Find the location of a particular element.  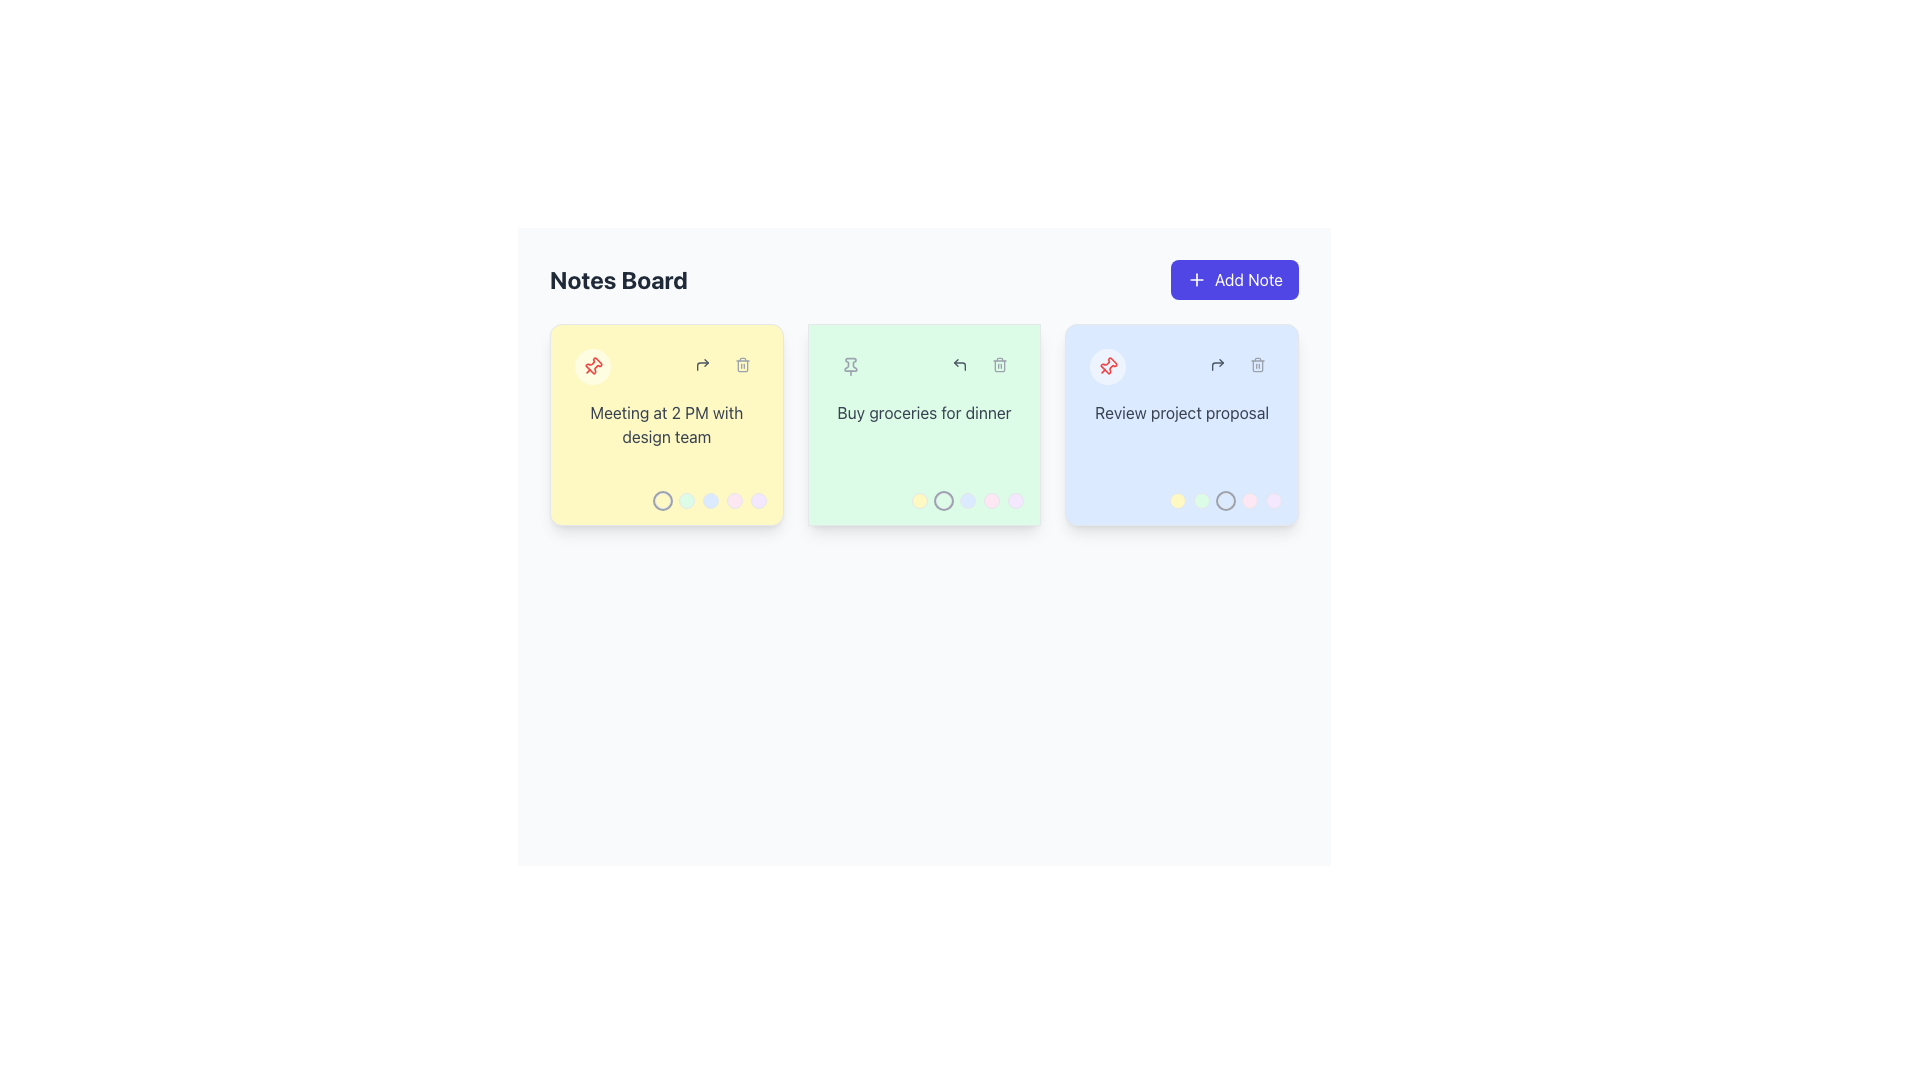

the pin icon button located at the top-left corner of the green card that contains the note 'Buy groceries for dinner' is located at coordinates (850, 366).